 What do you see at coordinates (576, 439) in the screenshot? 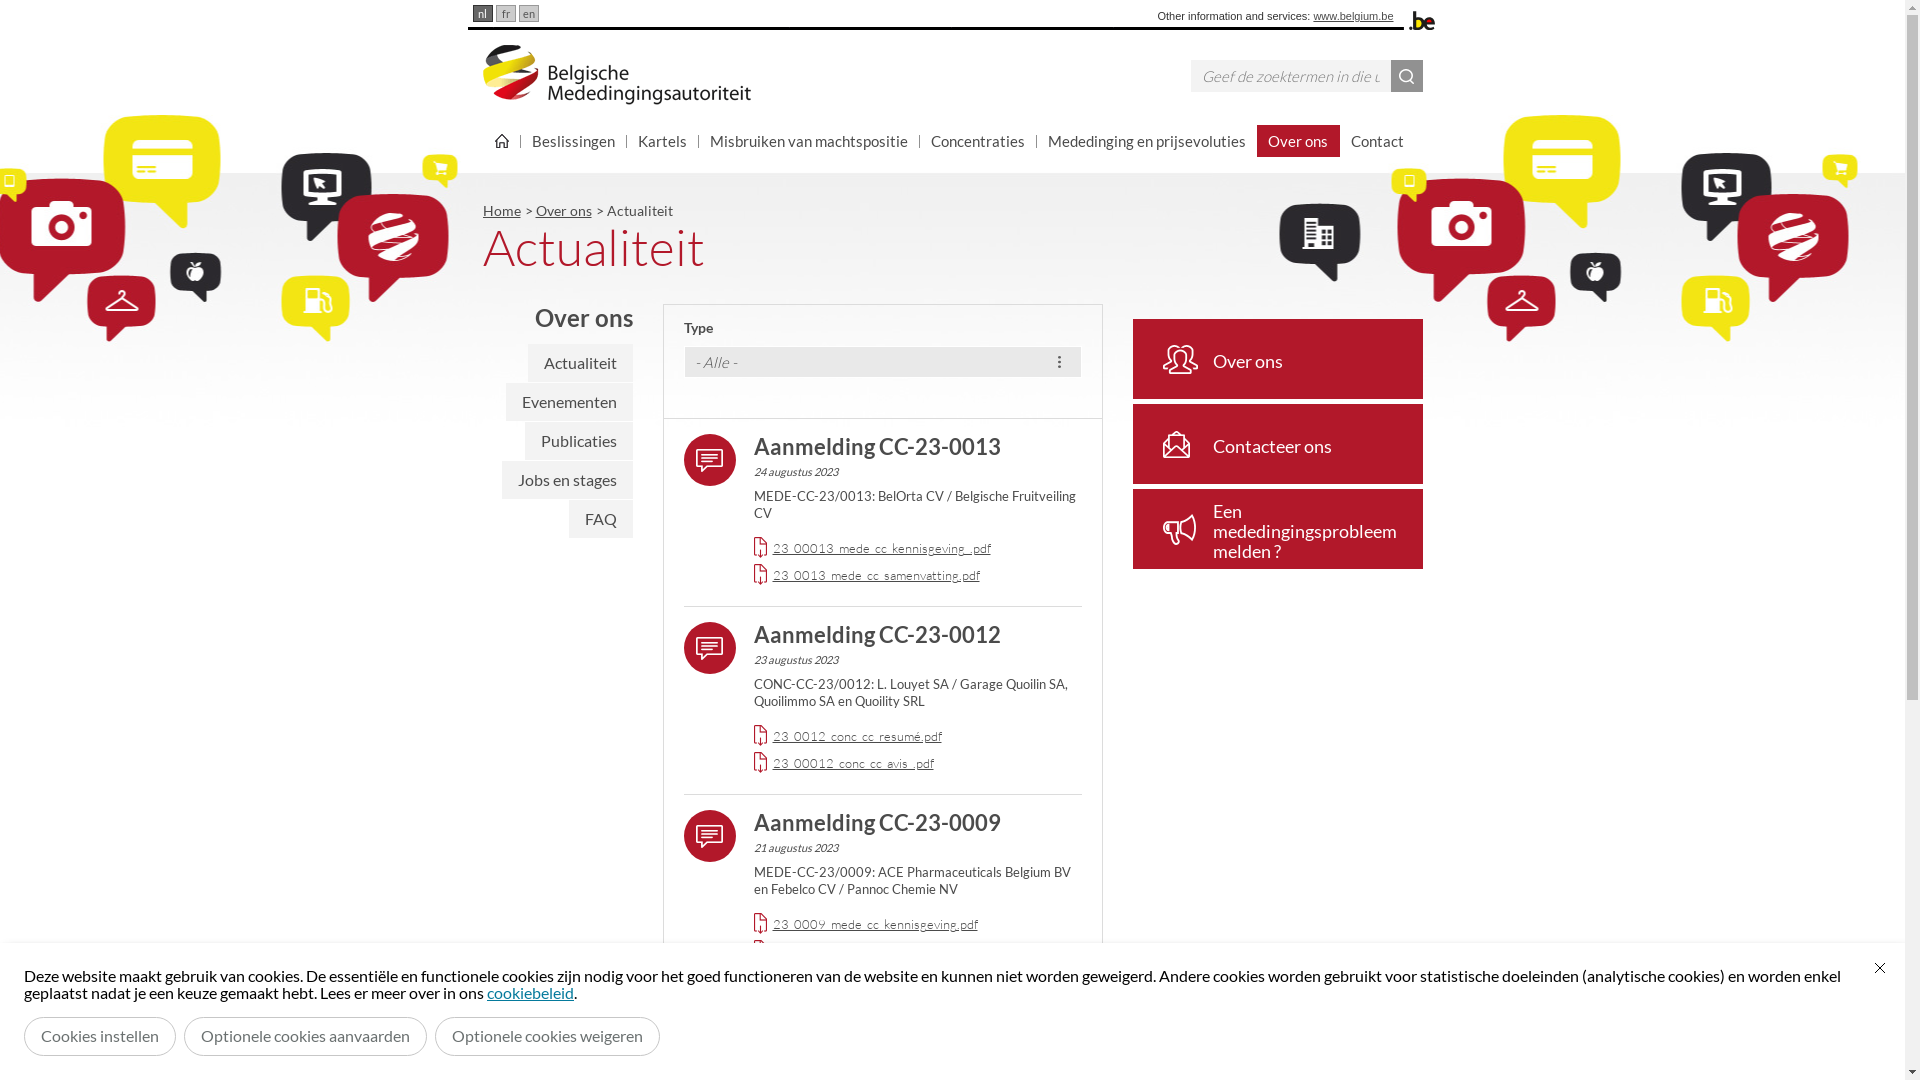
I see `'Publicaties'` at bounding box center [576, 439].